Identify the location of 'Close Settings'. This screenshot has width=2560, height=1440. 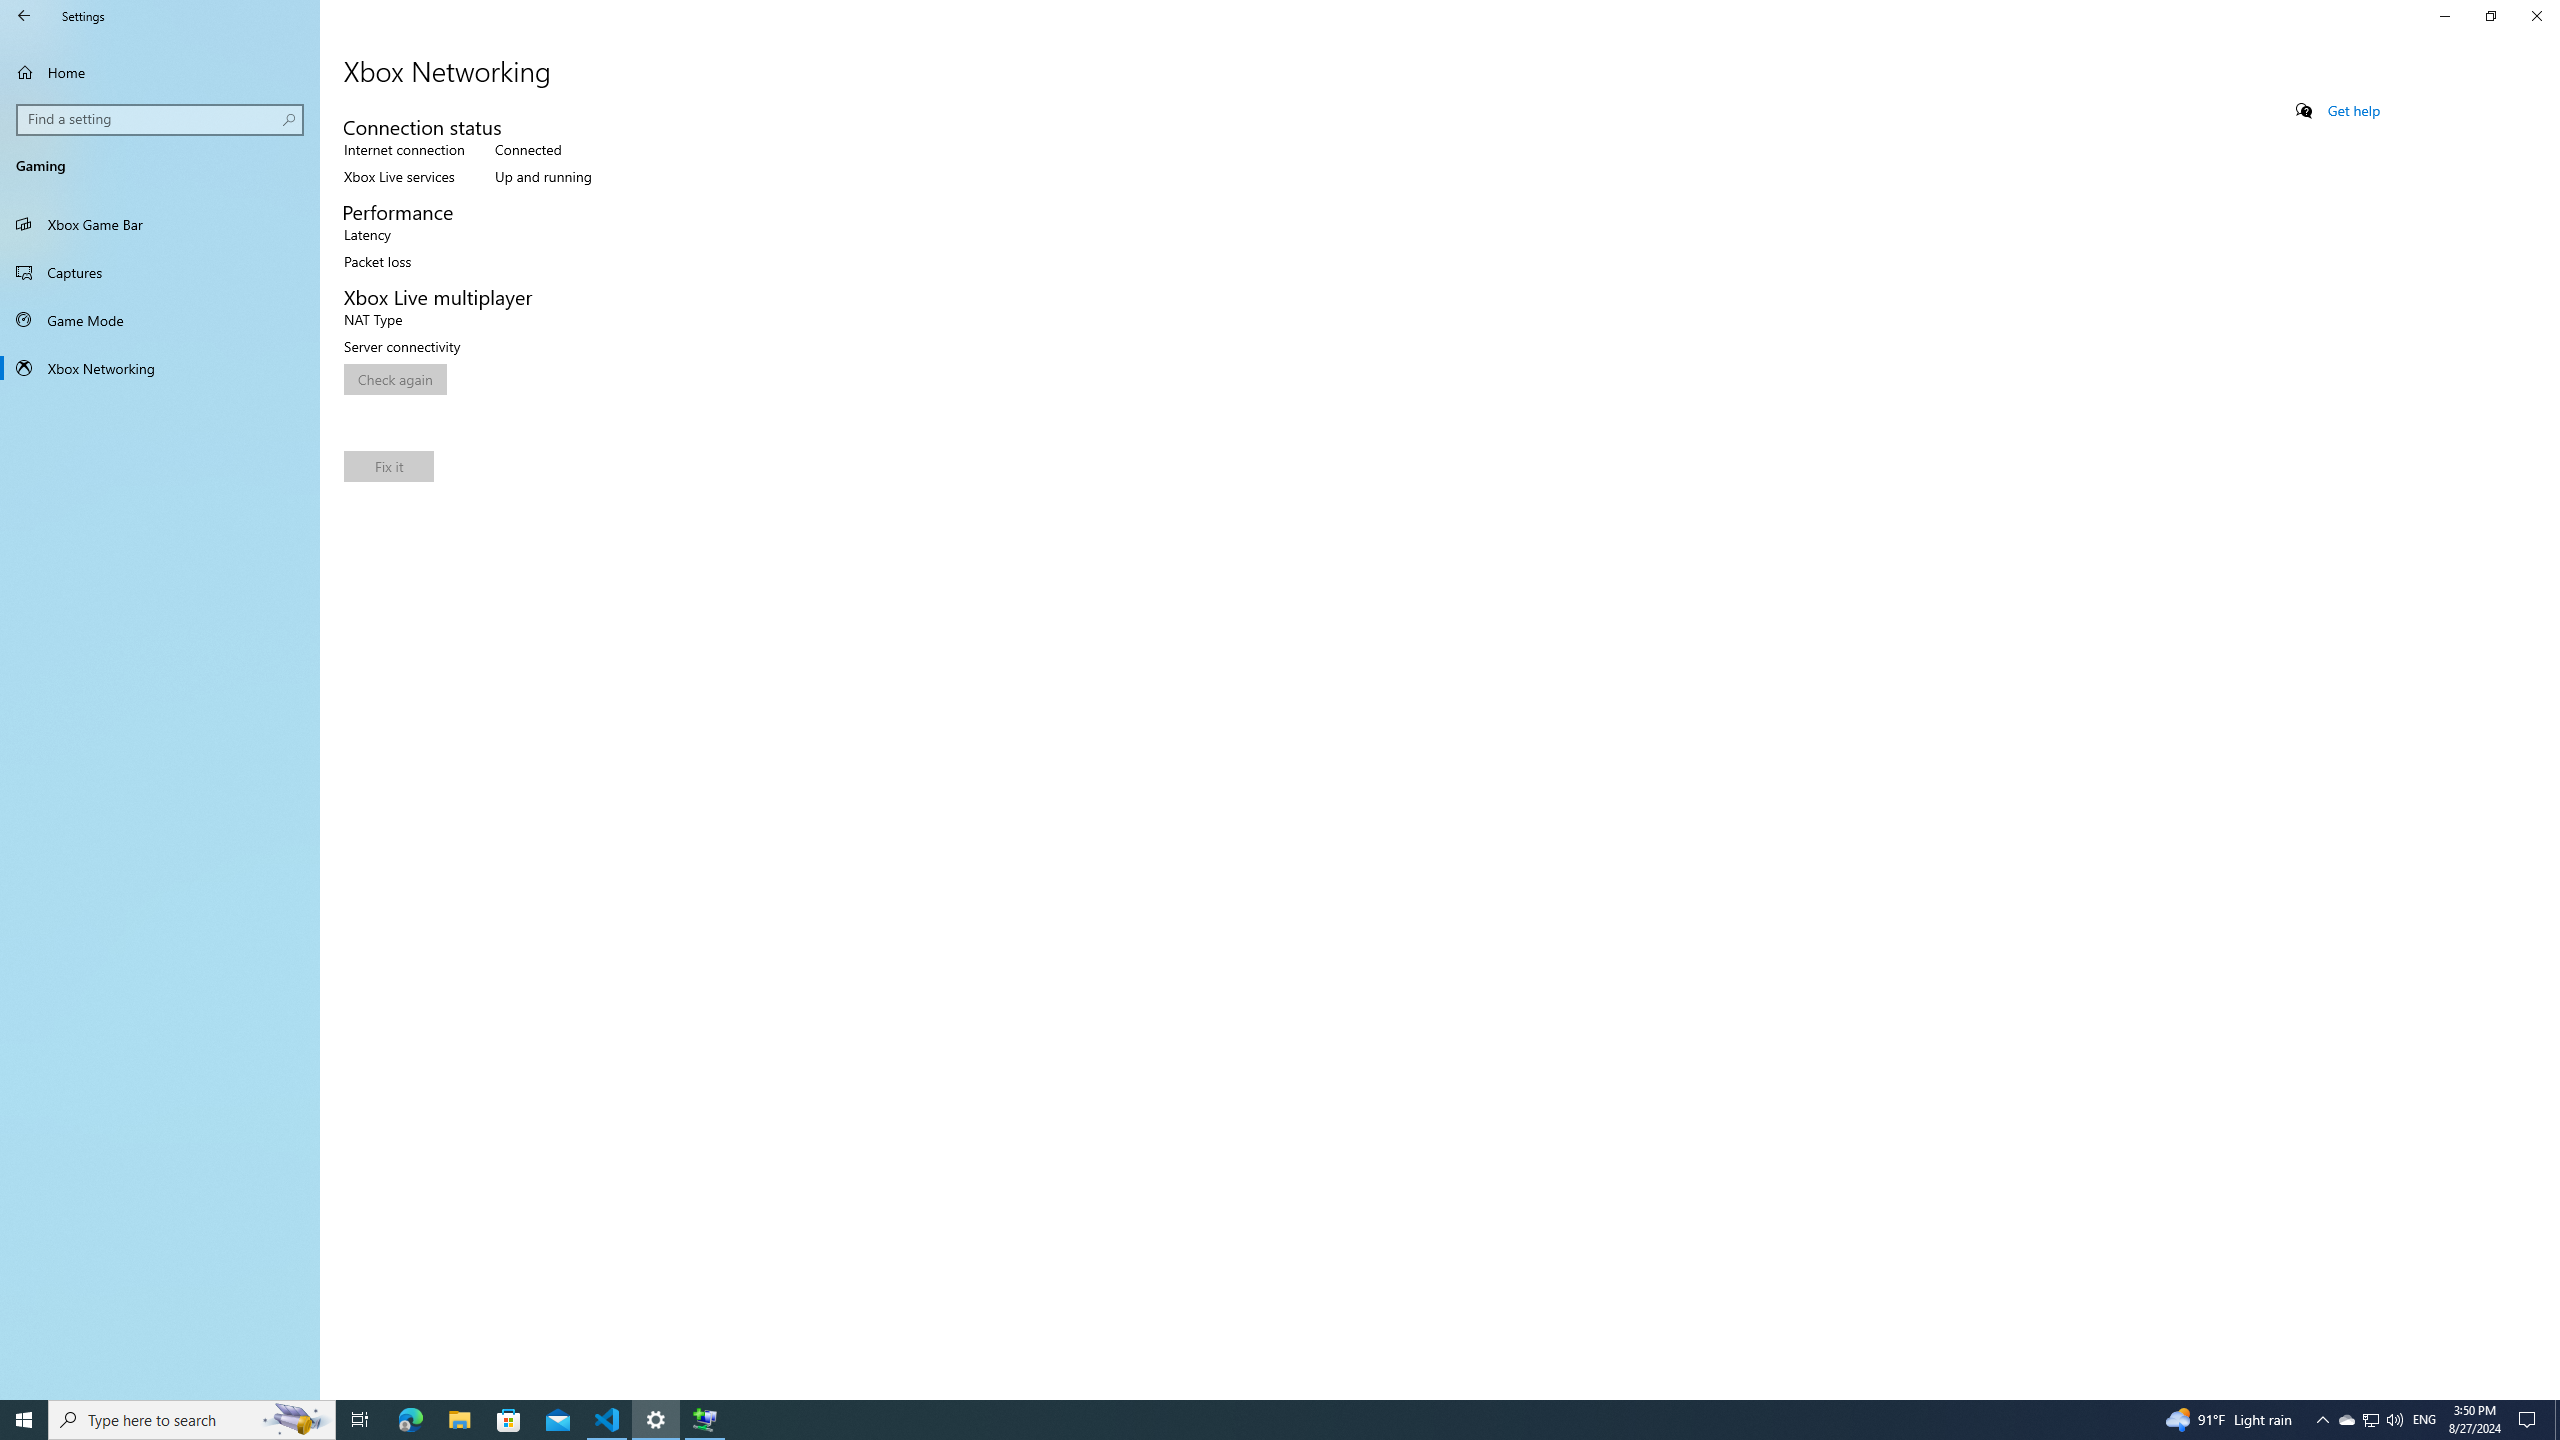
(2535, 15).